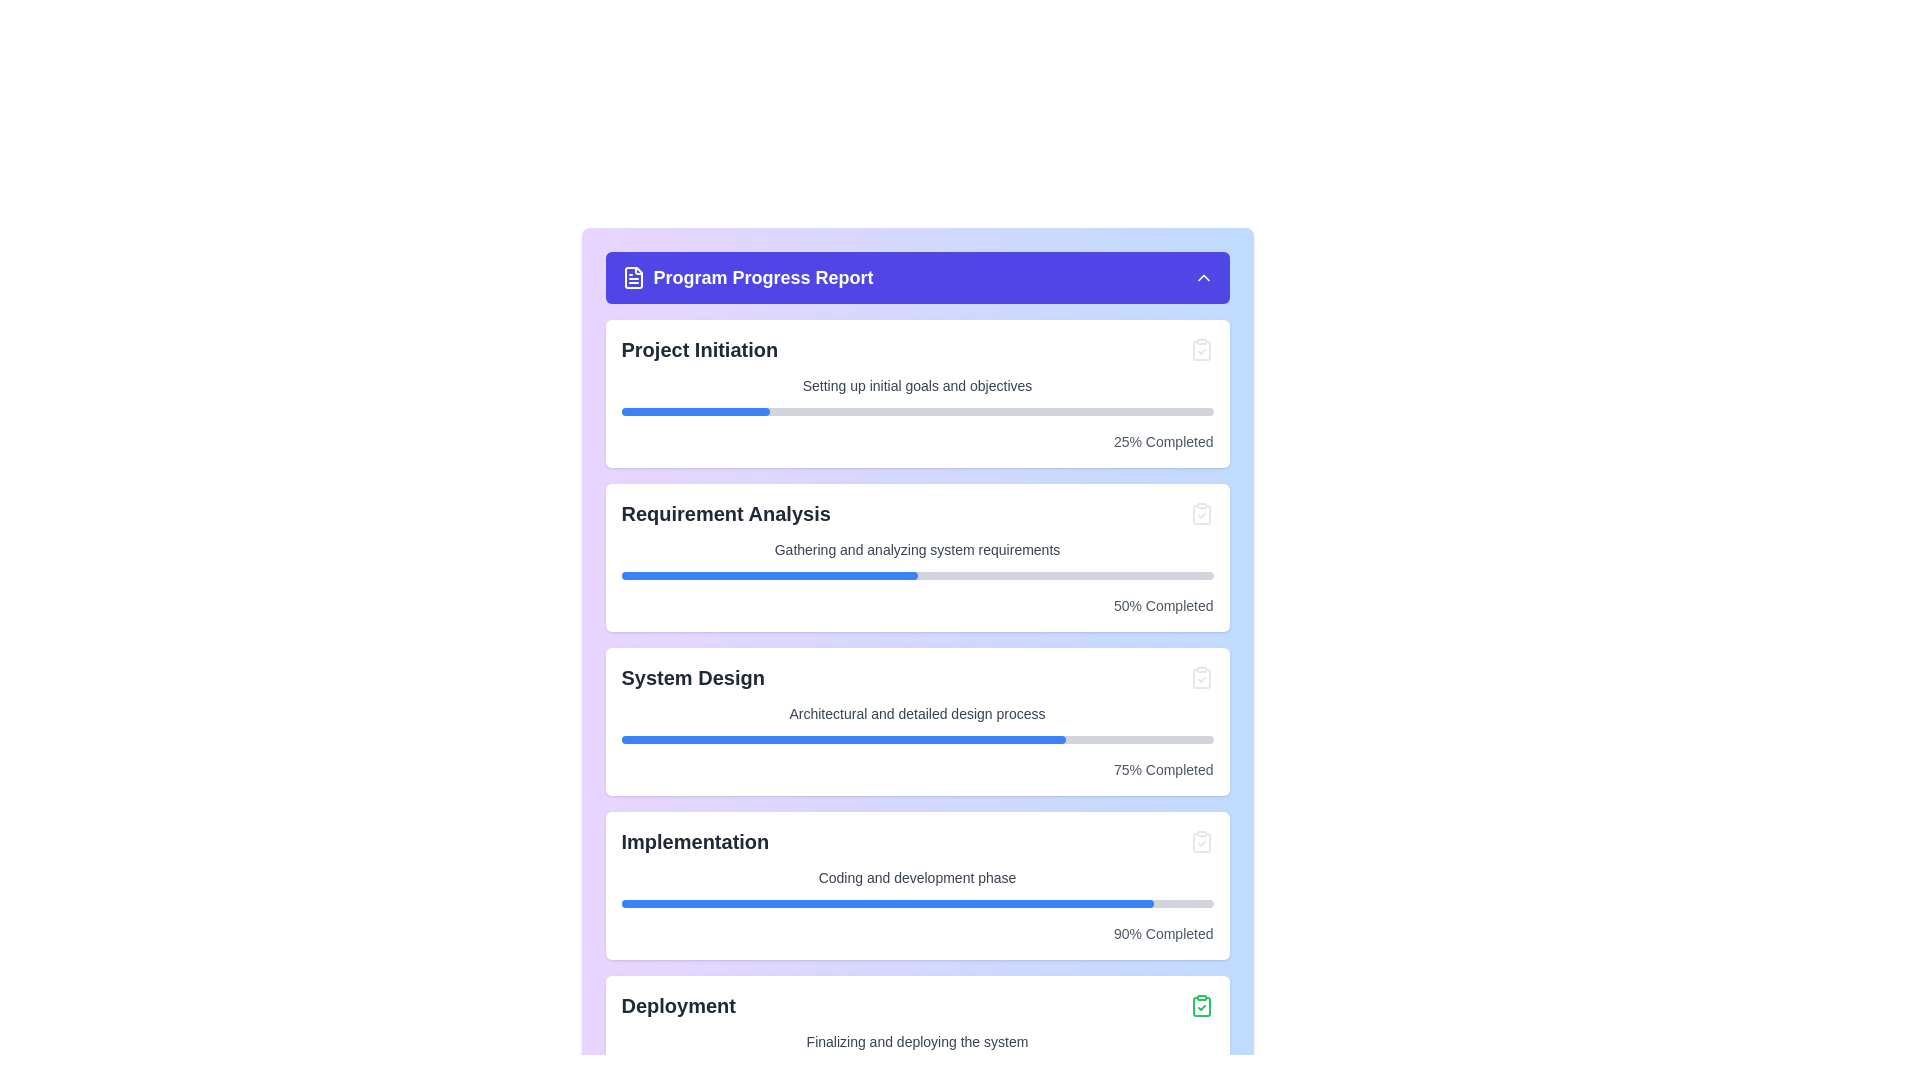  What do you see at coordinates (916, 712) in the screenshot?
I see `the static text providing additional descriptive information about the 'System Design' stage, which is positioned between the title text and a progress bar` at bounding box center [916, 712].